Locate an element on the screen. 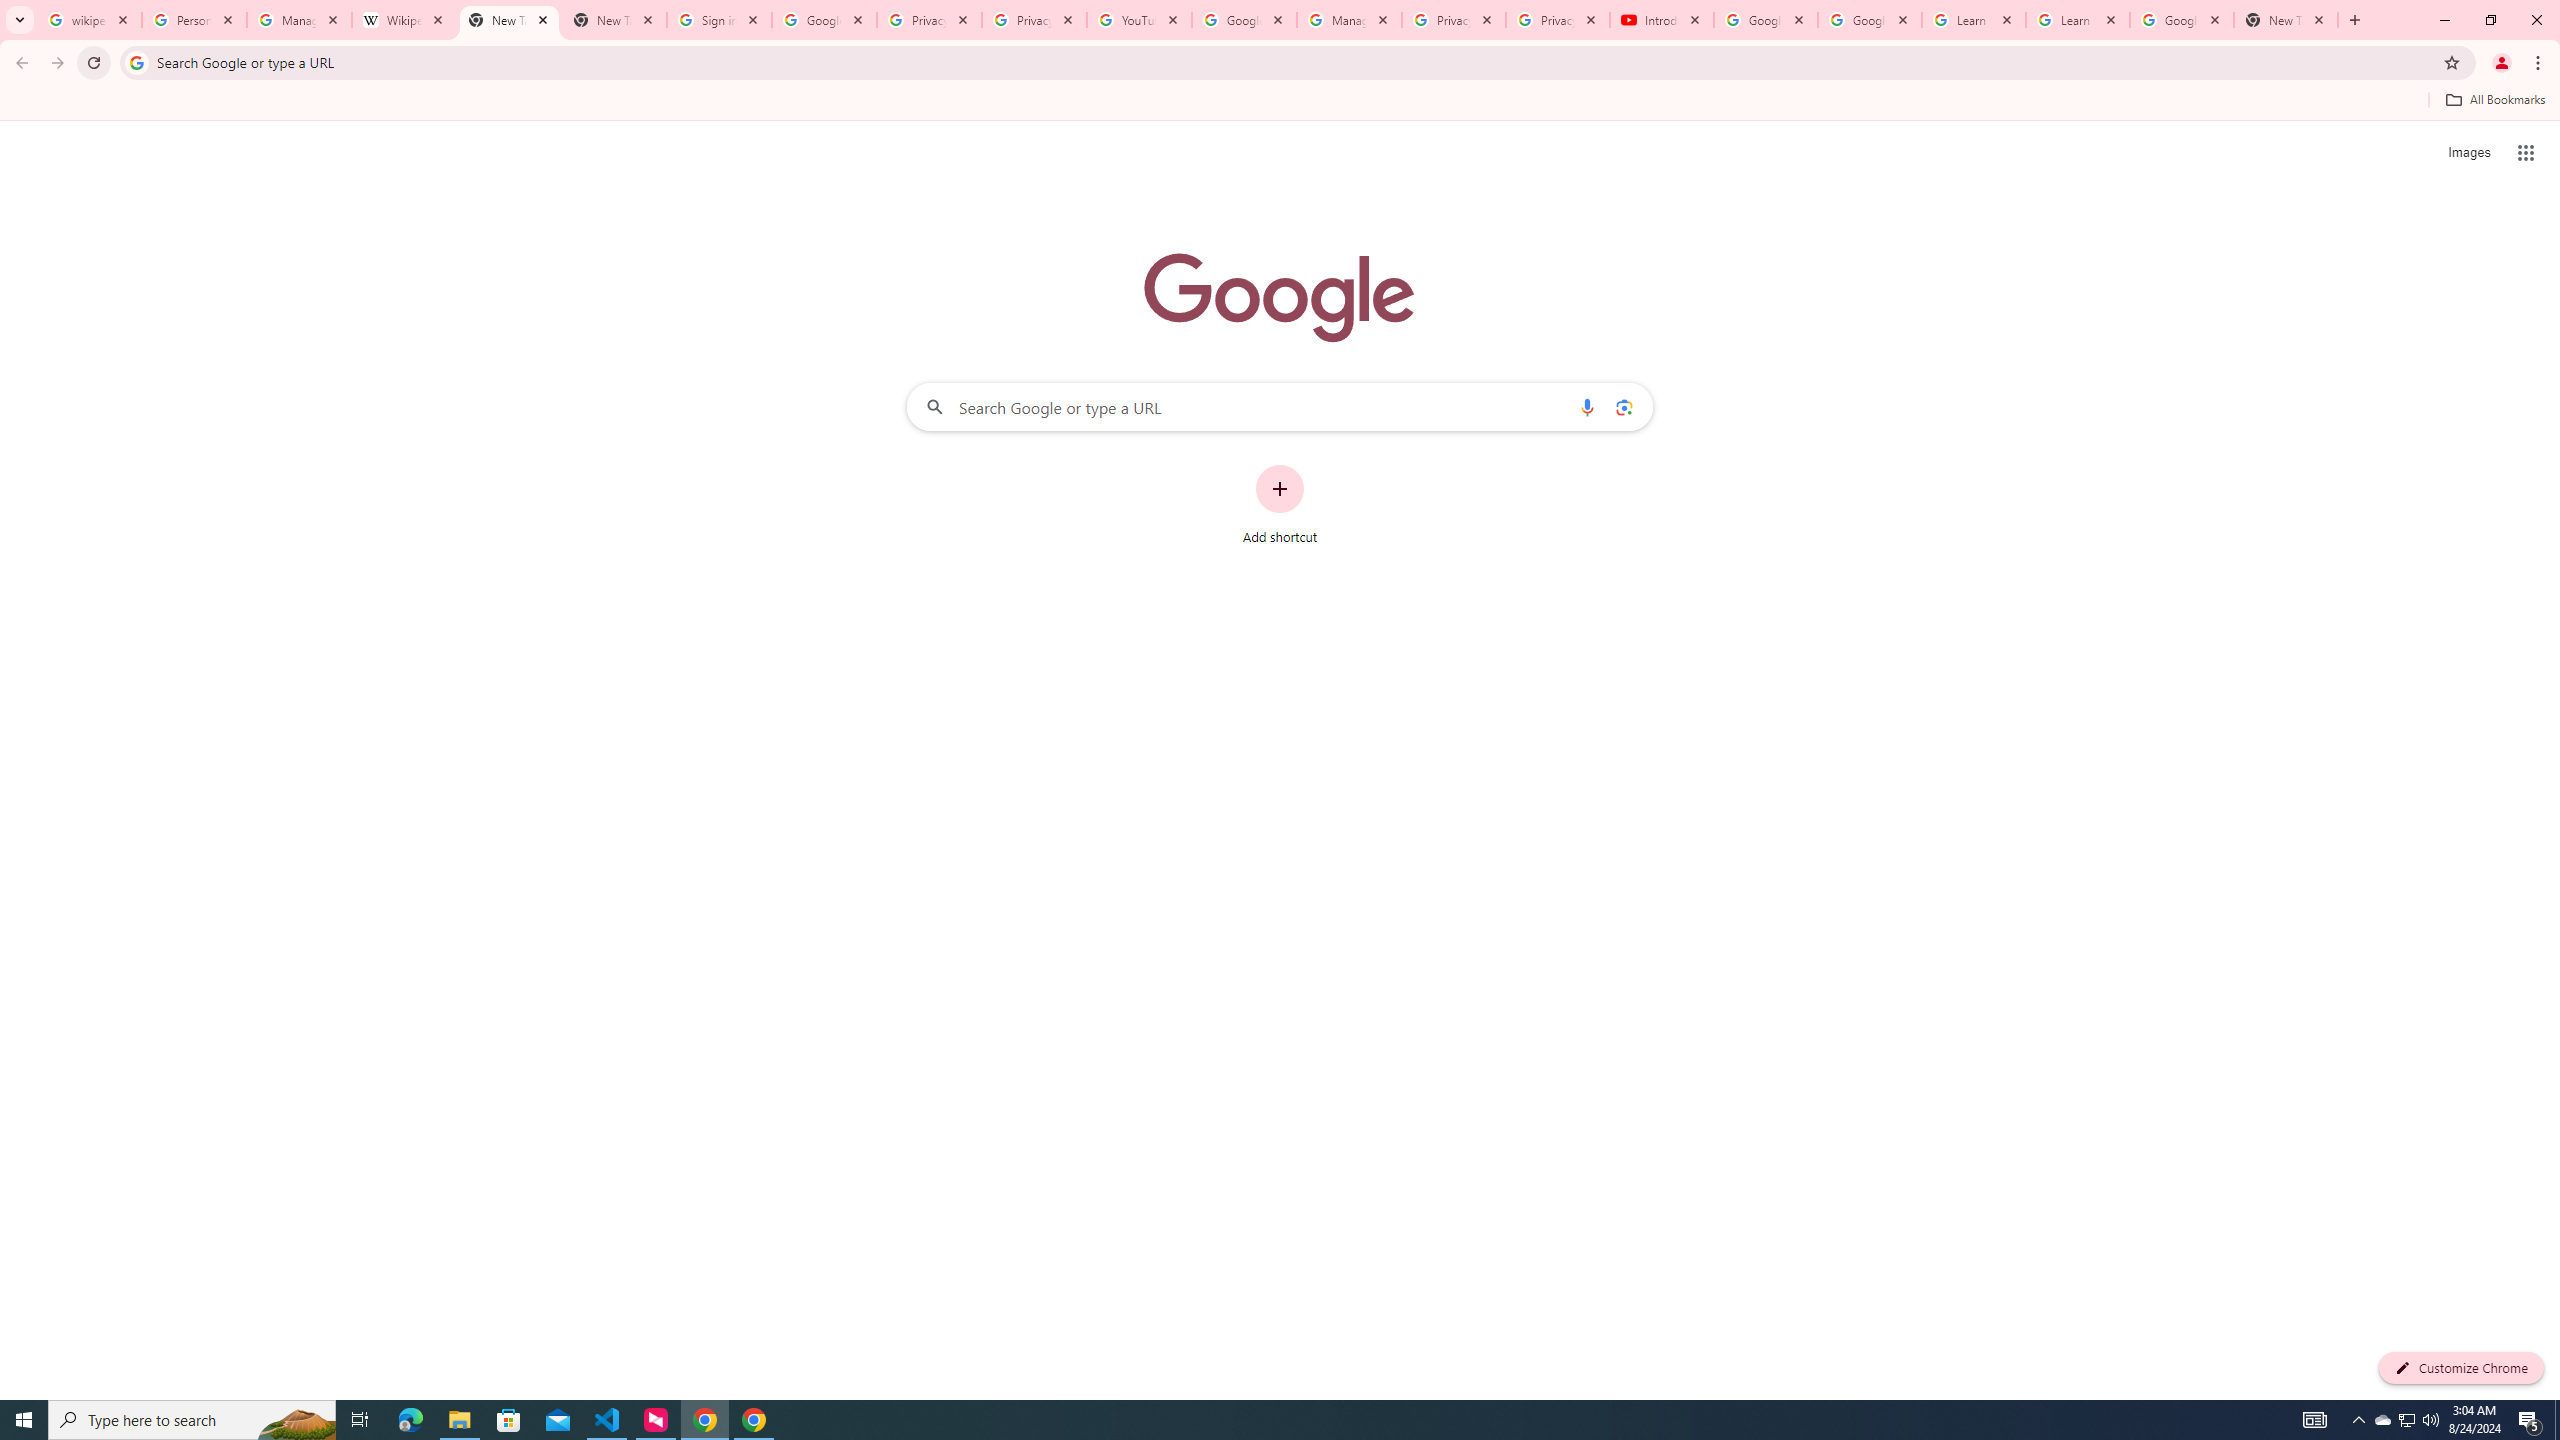  'Manage your Location History - Google Search Help' is located at coordinates (298, 19).